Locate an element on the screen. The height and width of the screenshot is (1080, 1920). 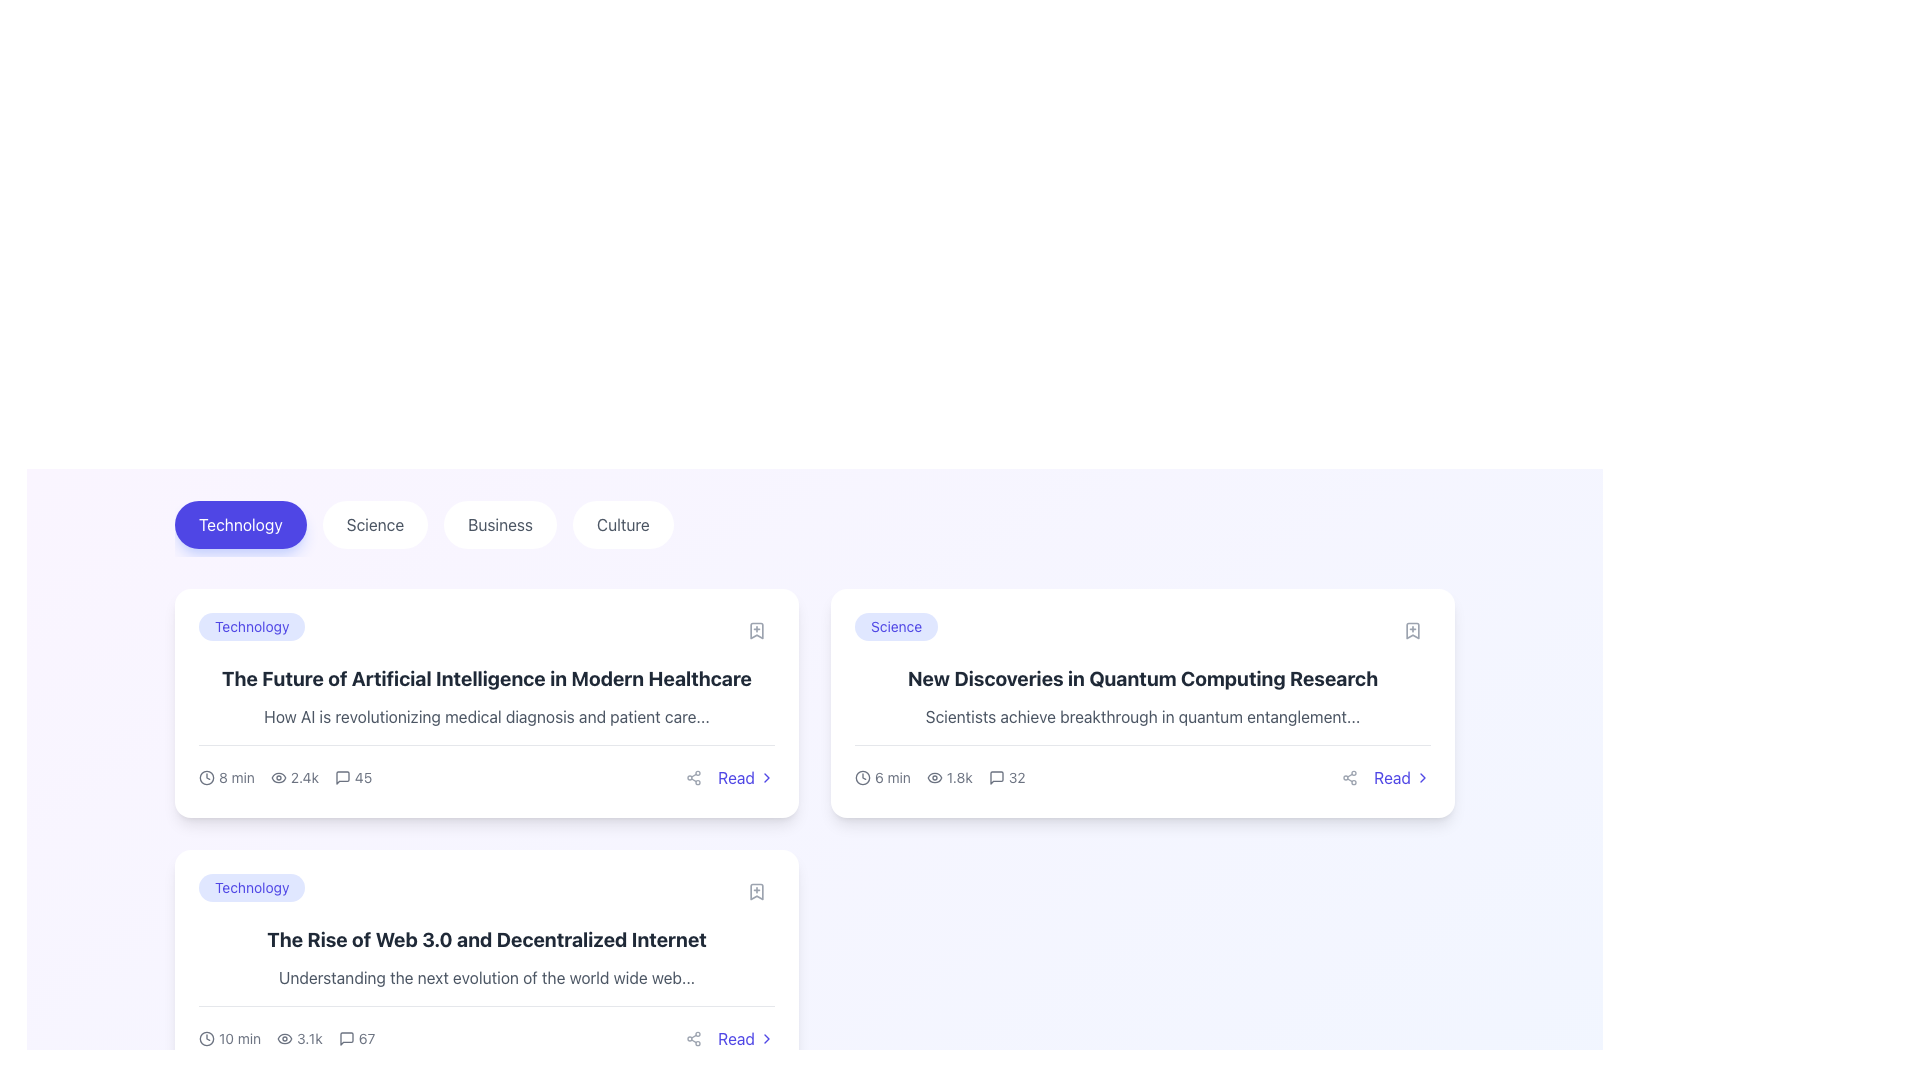
the label with icon indicating the estimated reading time for the article 'The Rise of Web 3.0 and Decentralized Internet', located at the bottom-left corner of the card is located at coordinates (230, 1037).